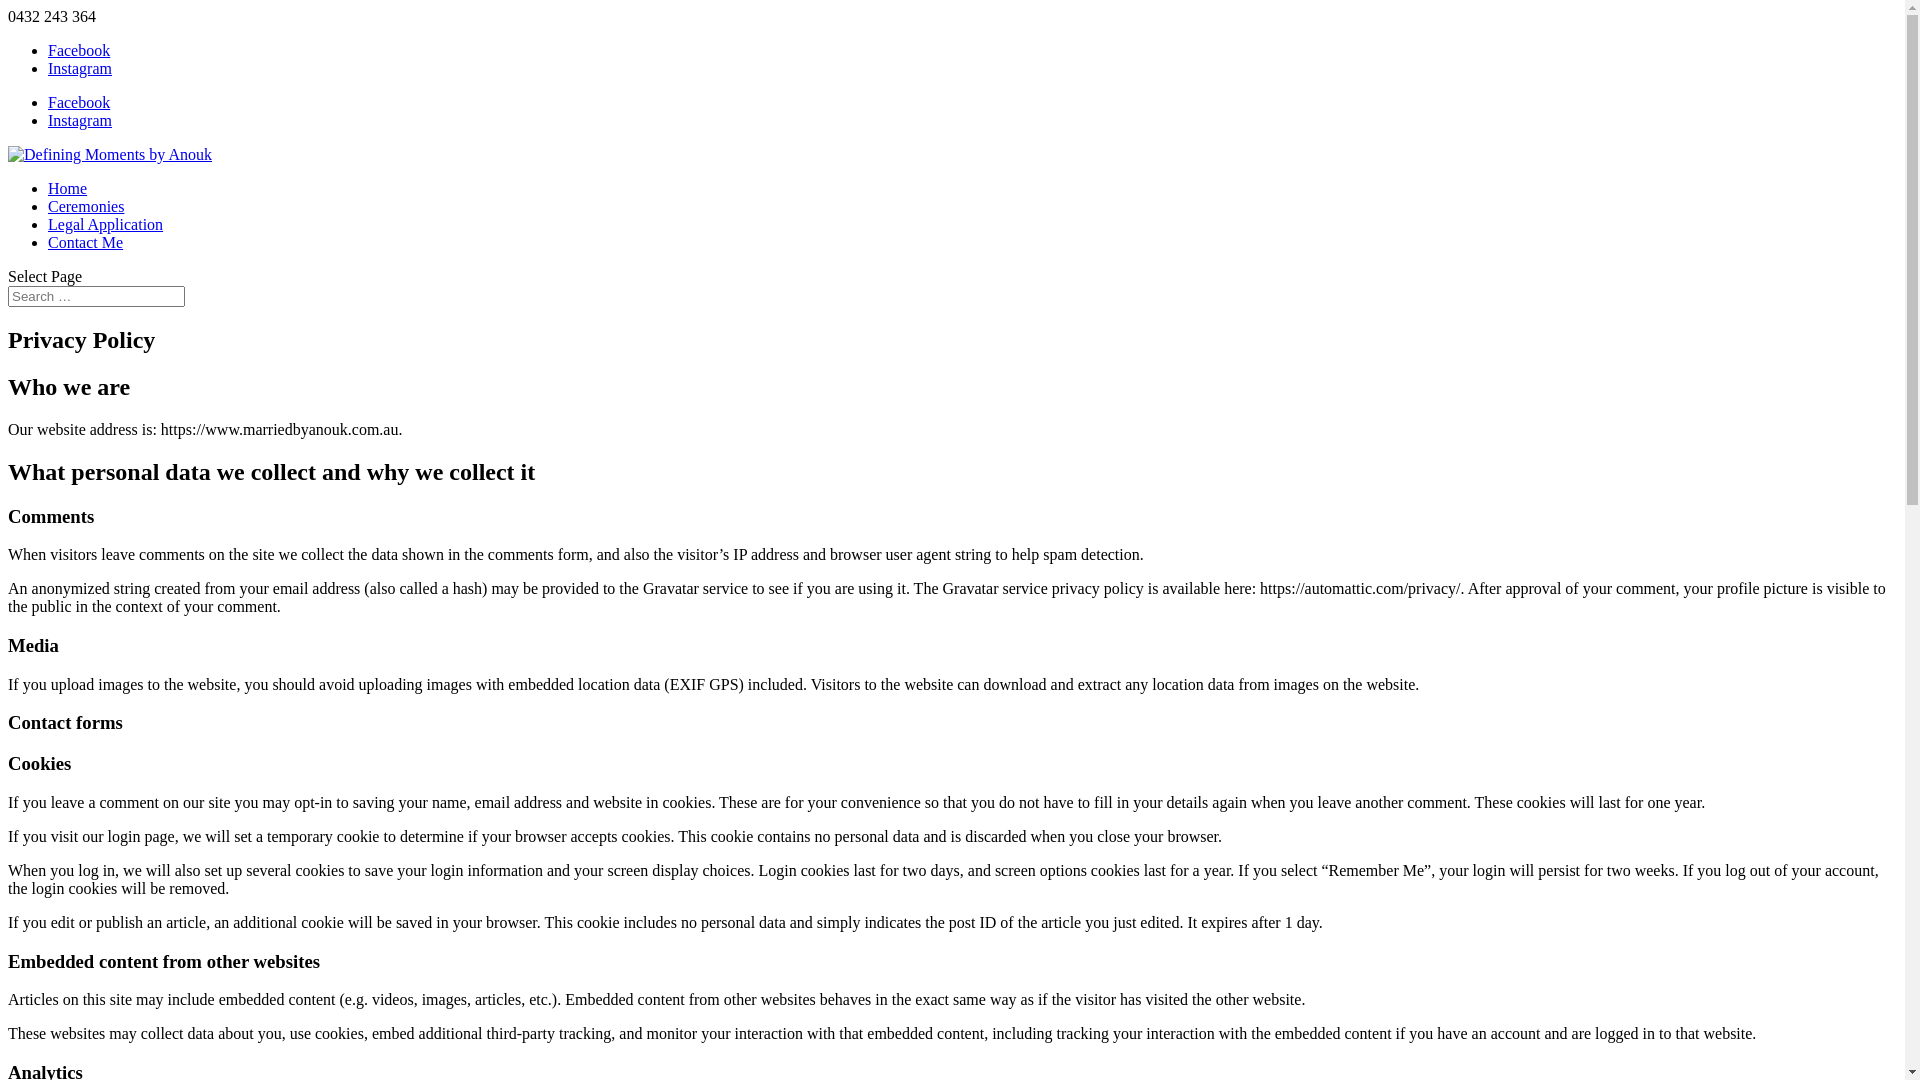  What do you see at coordinates (80, 120) in the screenshot?
I see `'Instagram'` at bounding box center [80, 120].